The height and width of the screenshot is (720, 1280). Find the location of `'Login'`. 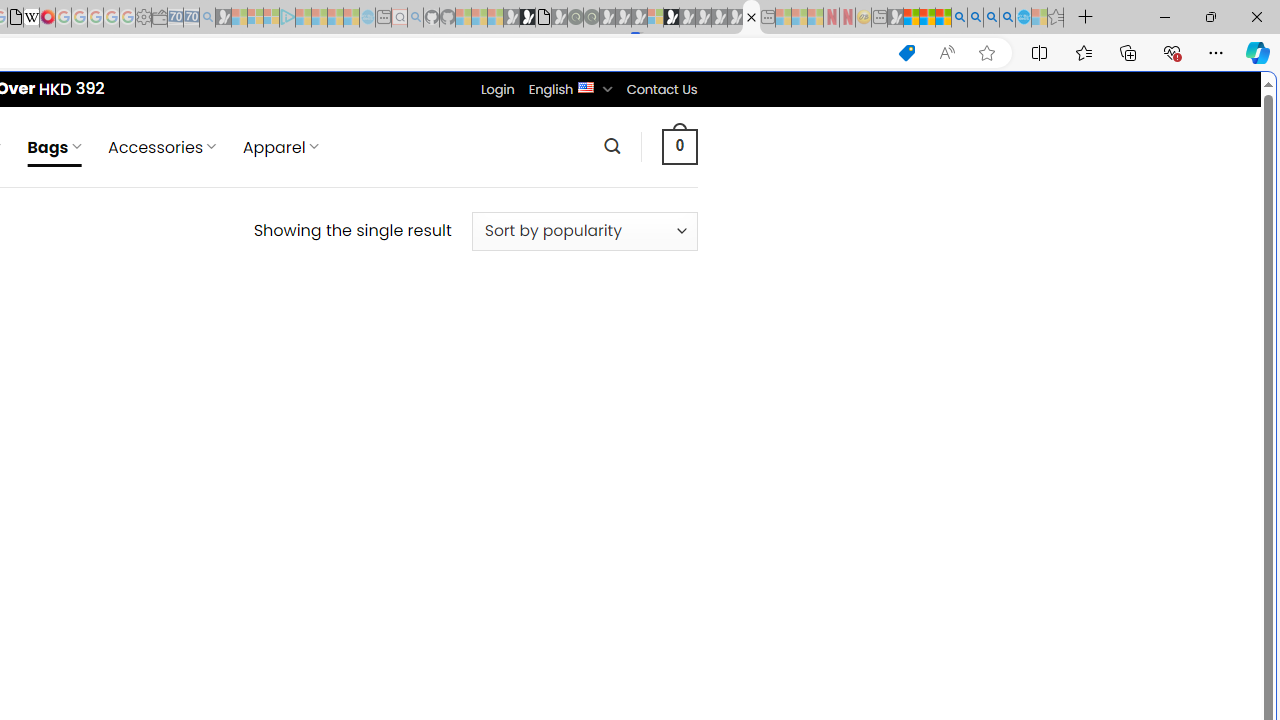

'Login' is located at coordinates (497, 88).